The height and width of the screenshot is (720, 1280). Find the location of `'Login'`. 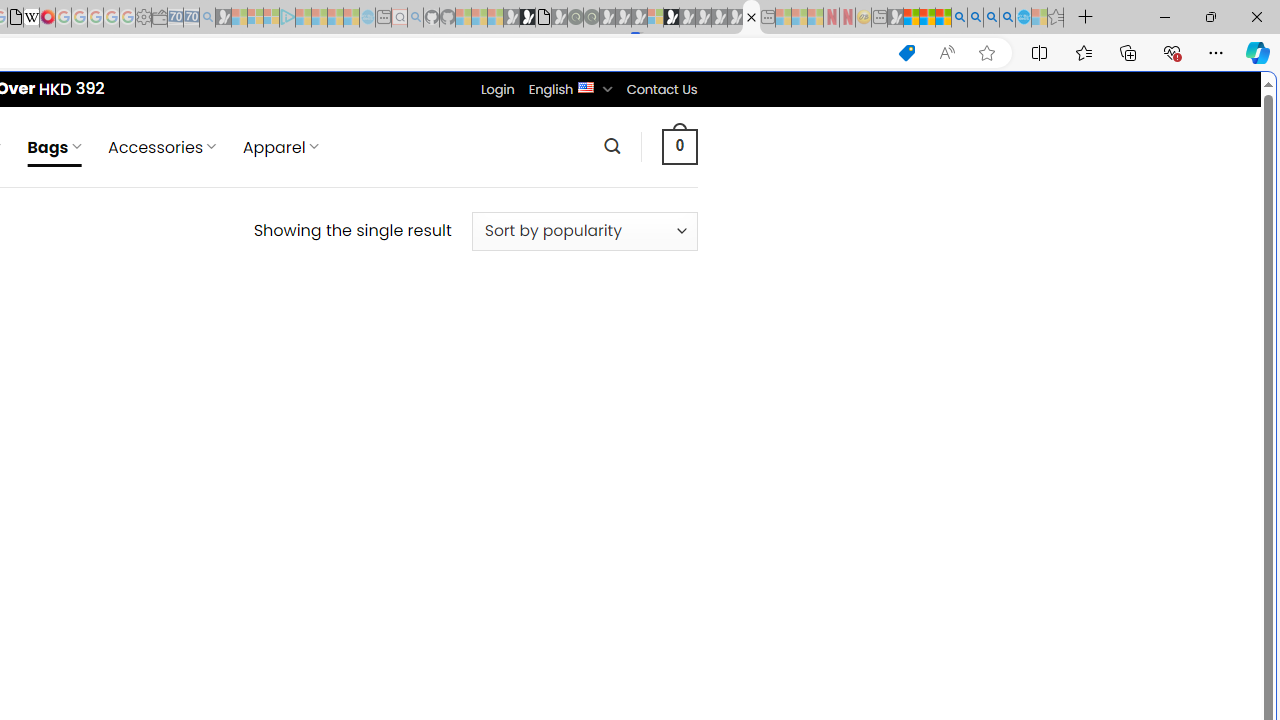

'Login' is located at coordinates (497, 88).